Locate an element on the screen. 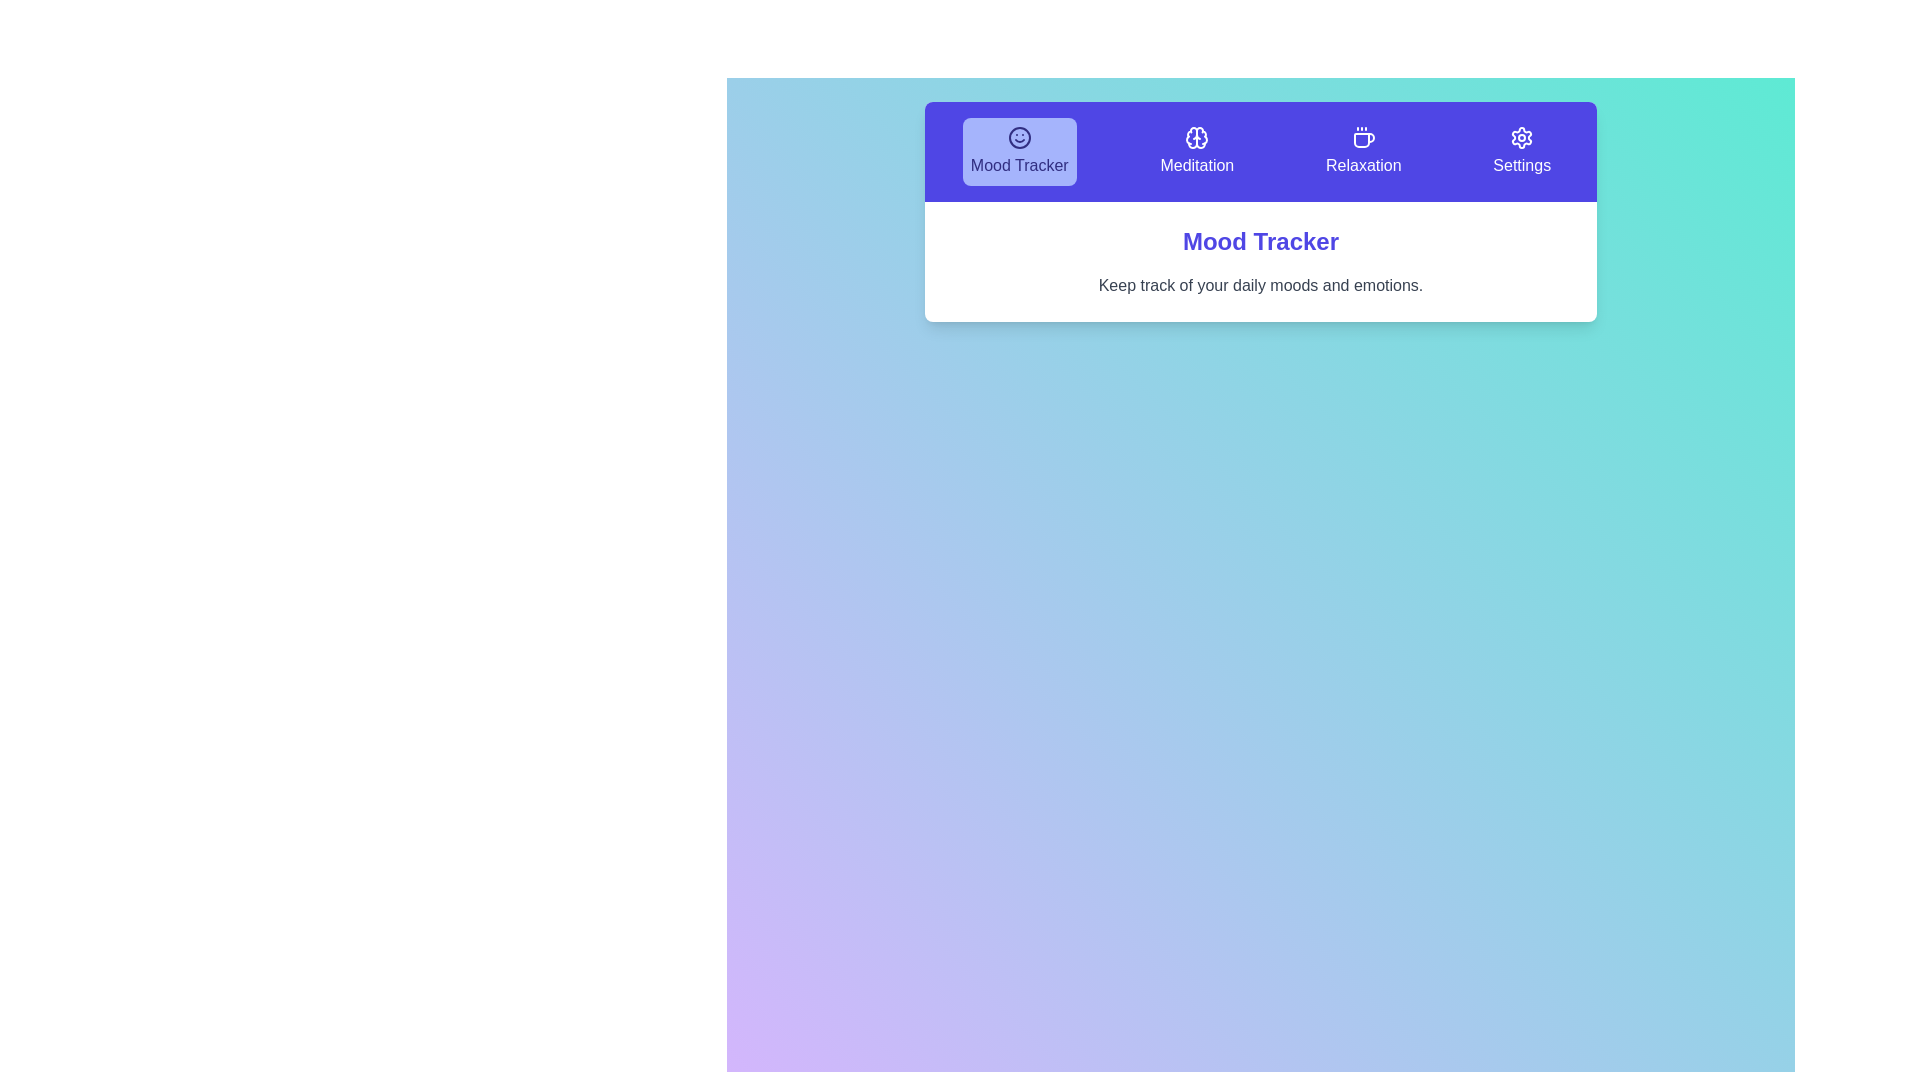  the first button in the navigation bar that redirects to the 'Mood Tracker' page is located at coordinates (1019, 150).